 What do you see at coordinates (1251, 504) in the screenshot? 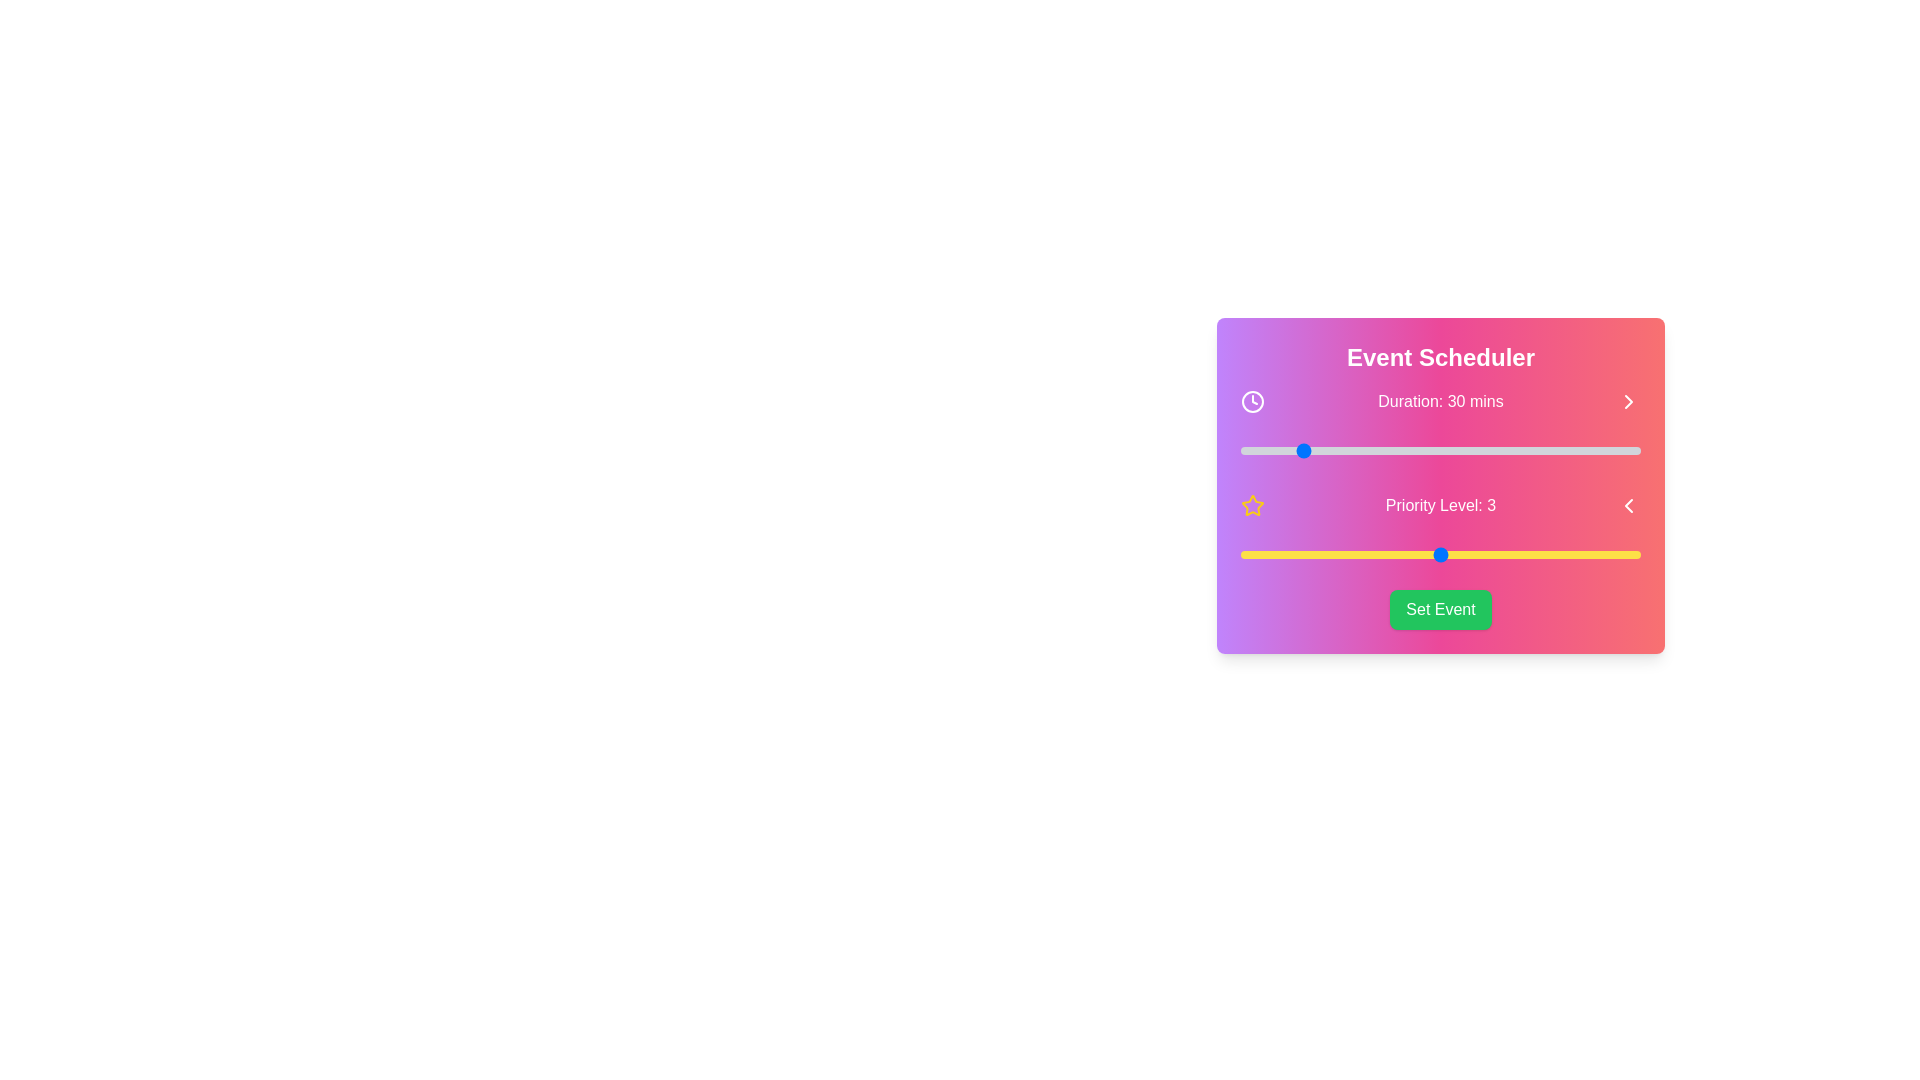
I see `the yellow star-shaped icon located in the gradient-colored right panel, near the 'Priority Level: 3' label to interact with it` at bounding box center [1251, 504].